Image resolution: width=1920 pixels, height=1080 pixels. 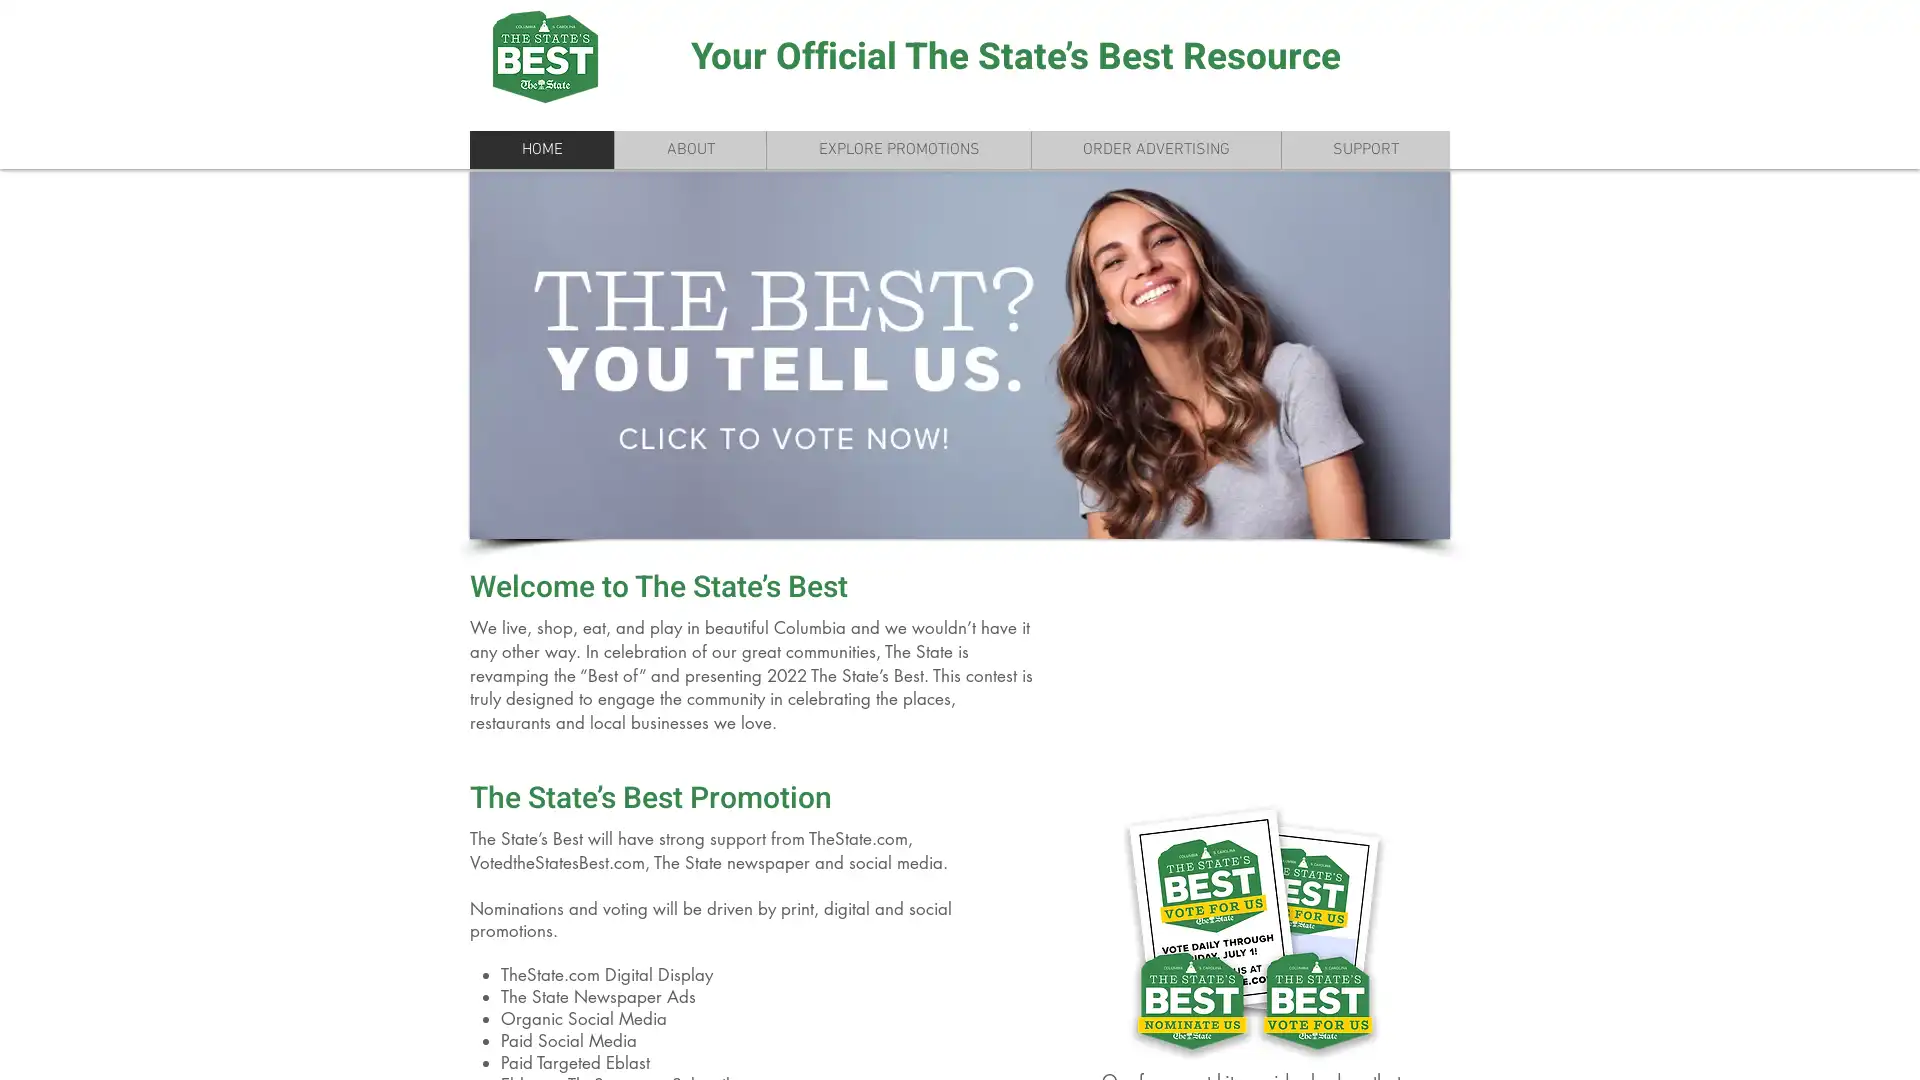 What do you see at coordinates (1721, 1047) in the screenshot?
I see `Decline All` at bounding box center [1721, 1047].